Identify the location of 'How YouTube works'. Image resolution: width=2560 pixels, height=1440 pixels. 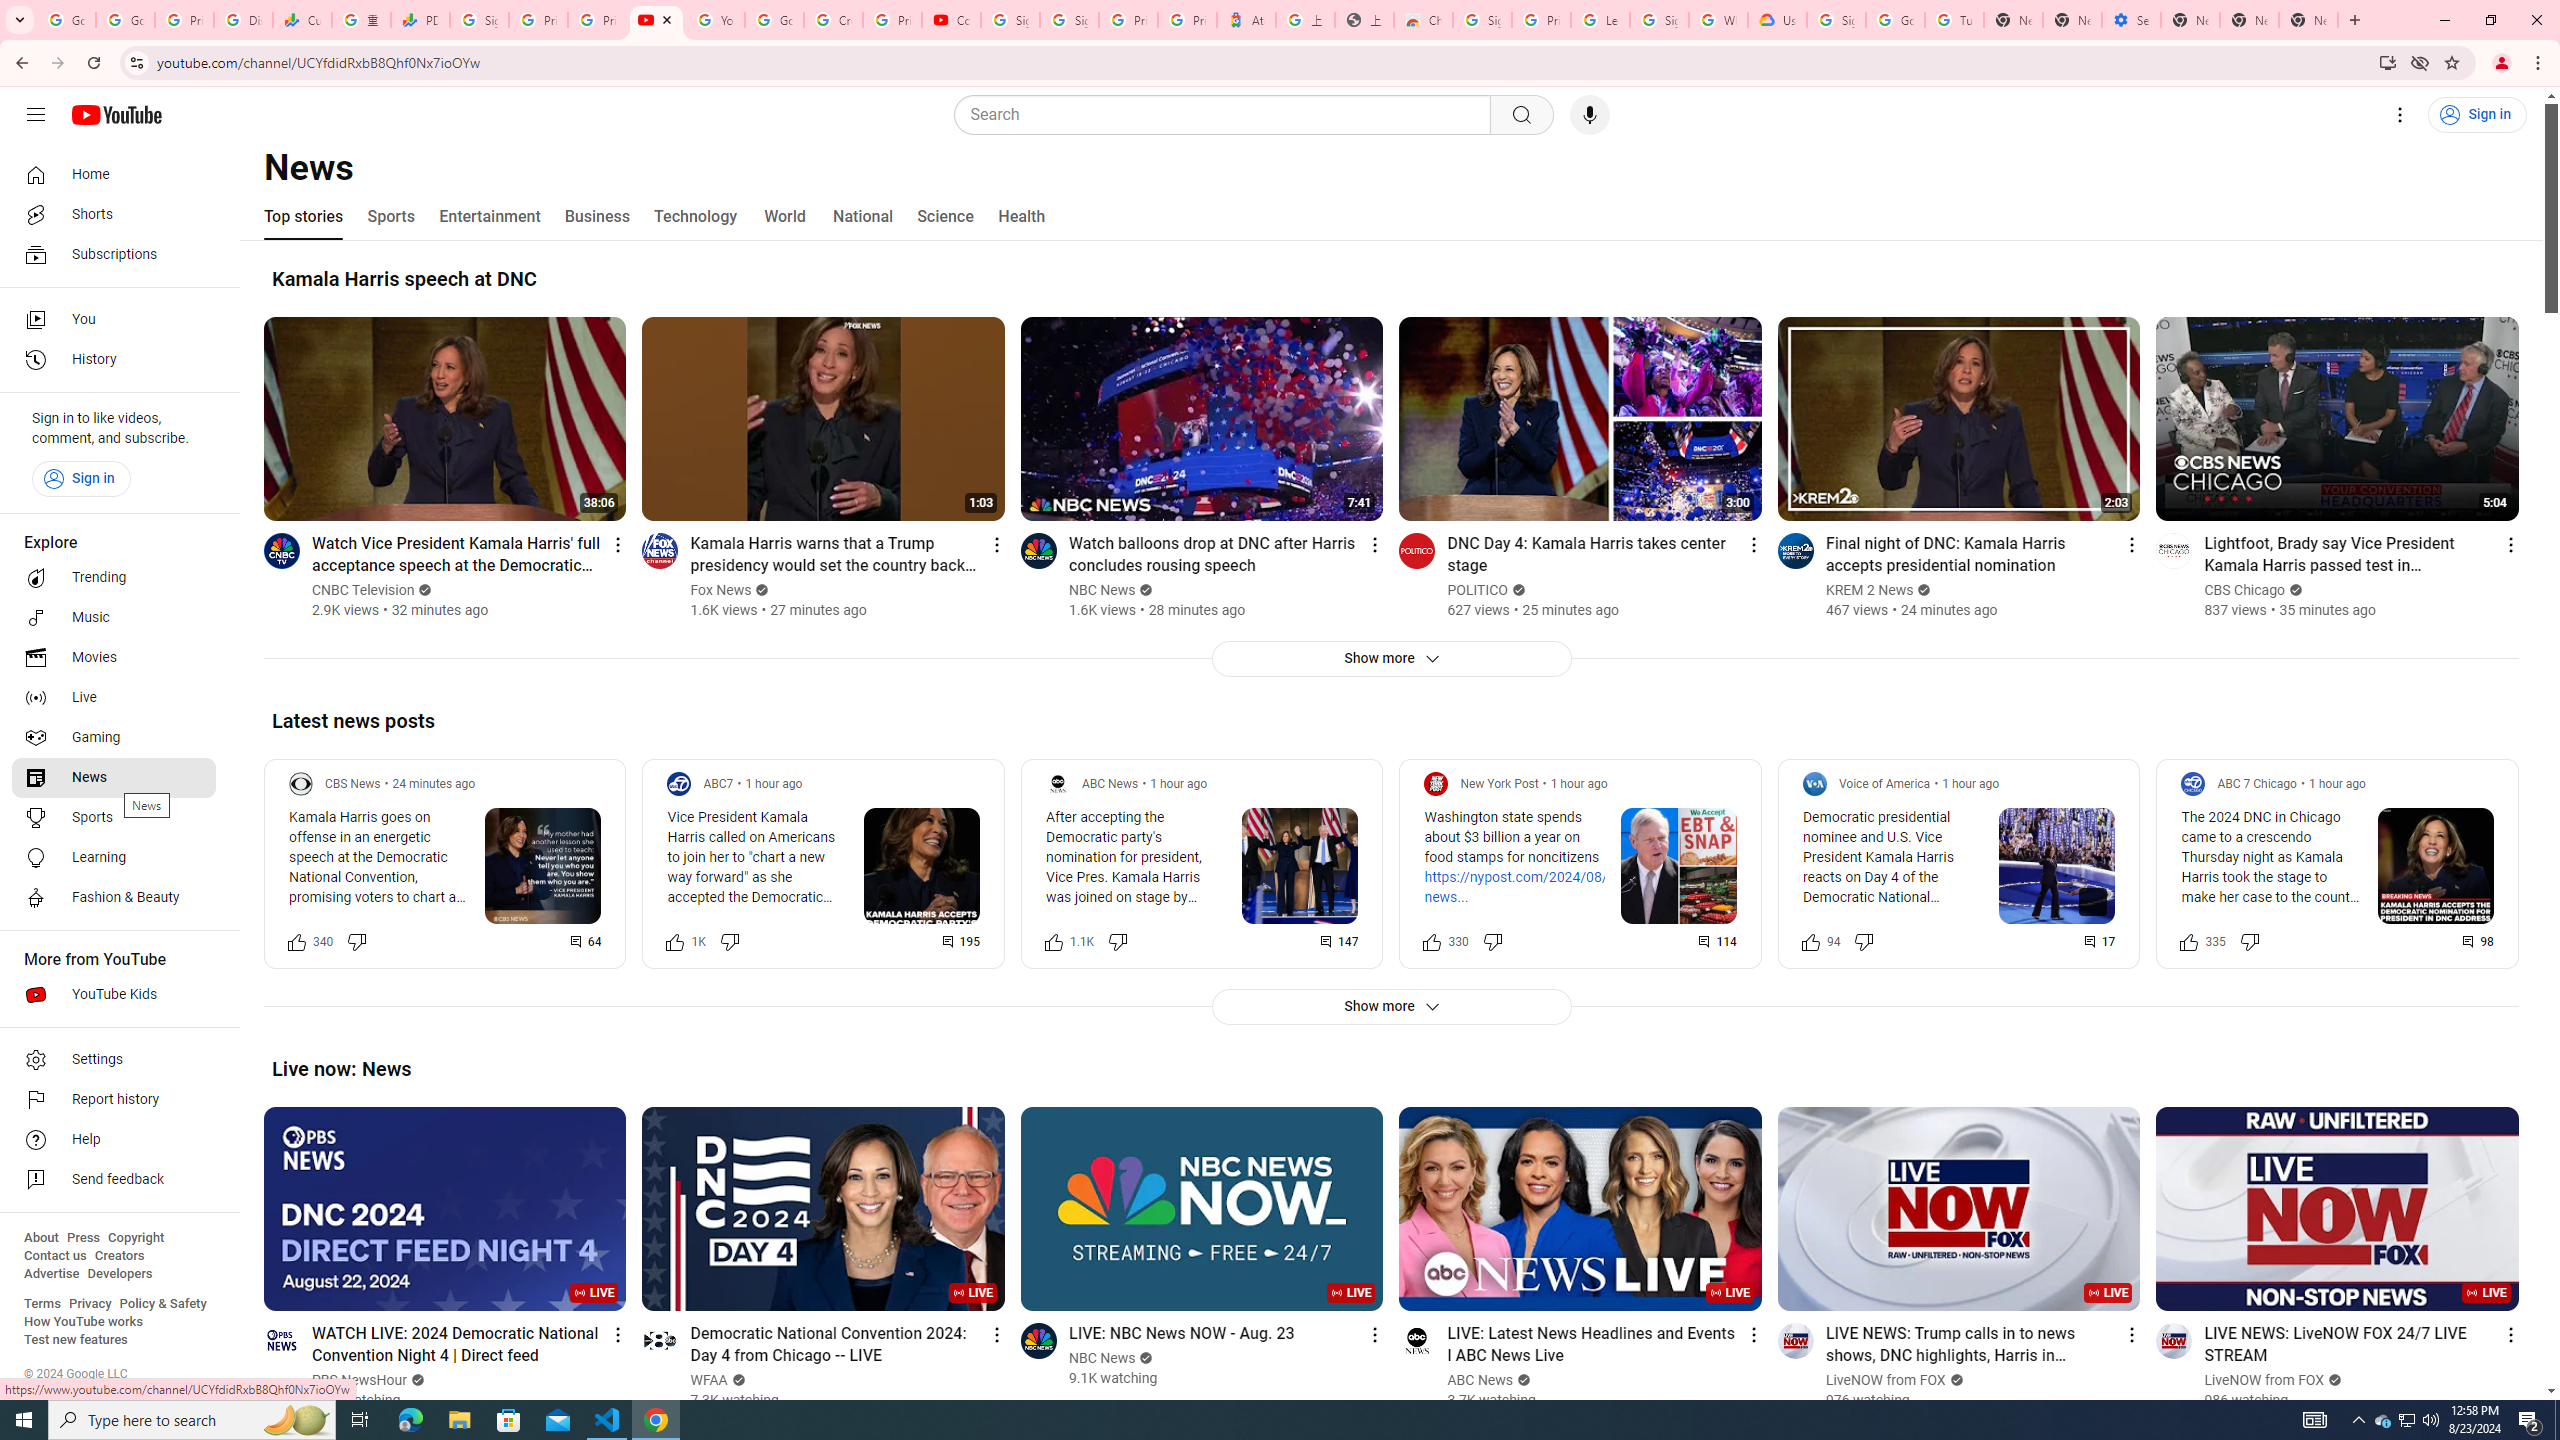
(82, 1321).